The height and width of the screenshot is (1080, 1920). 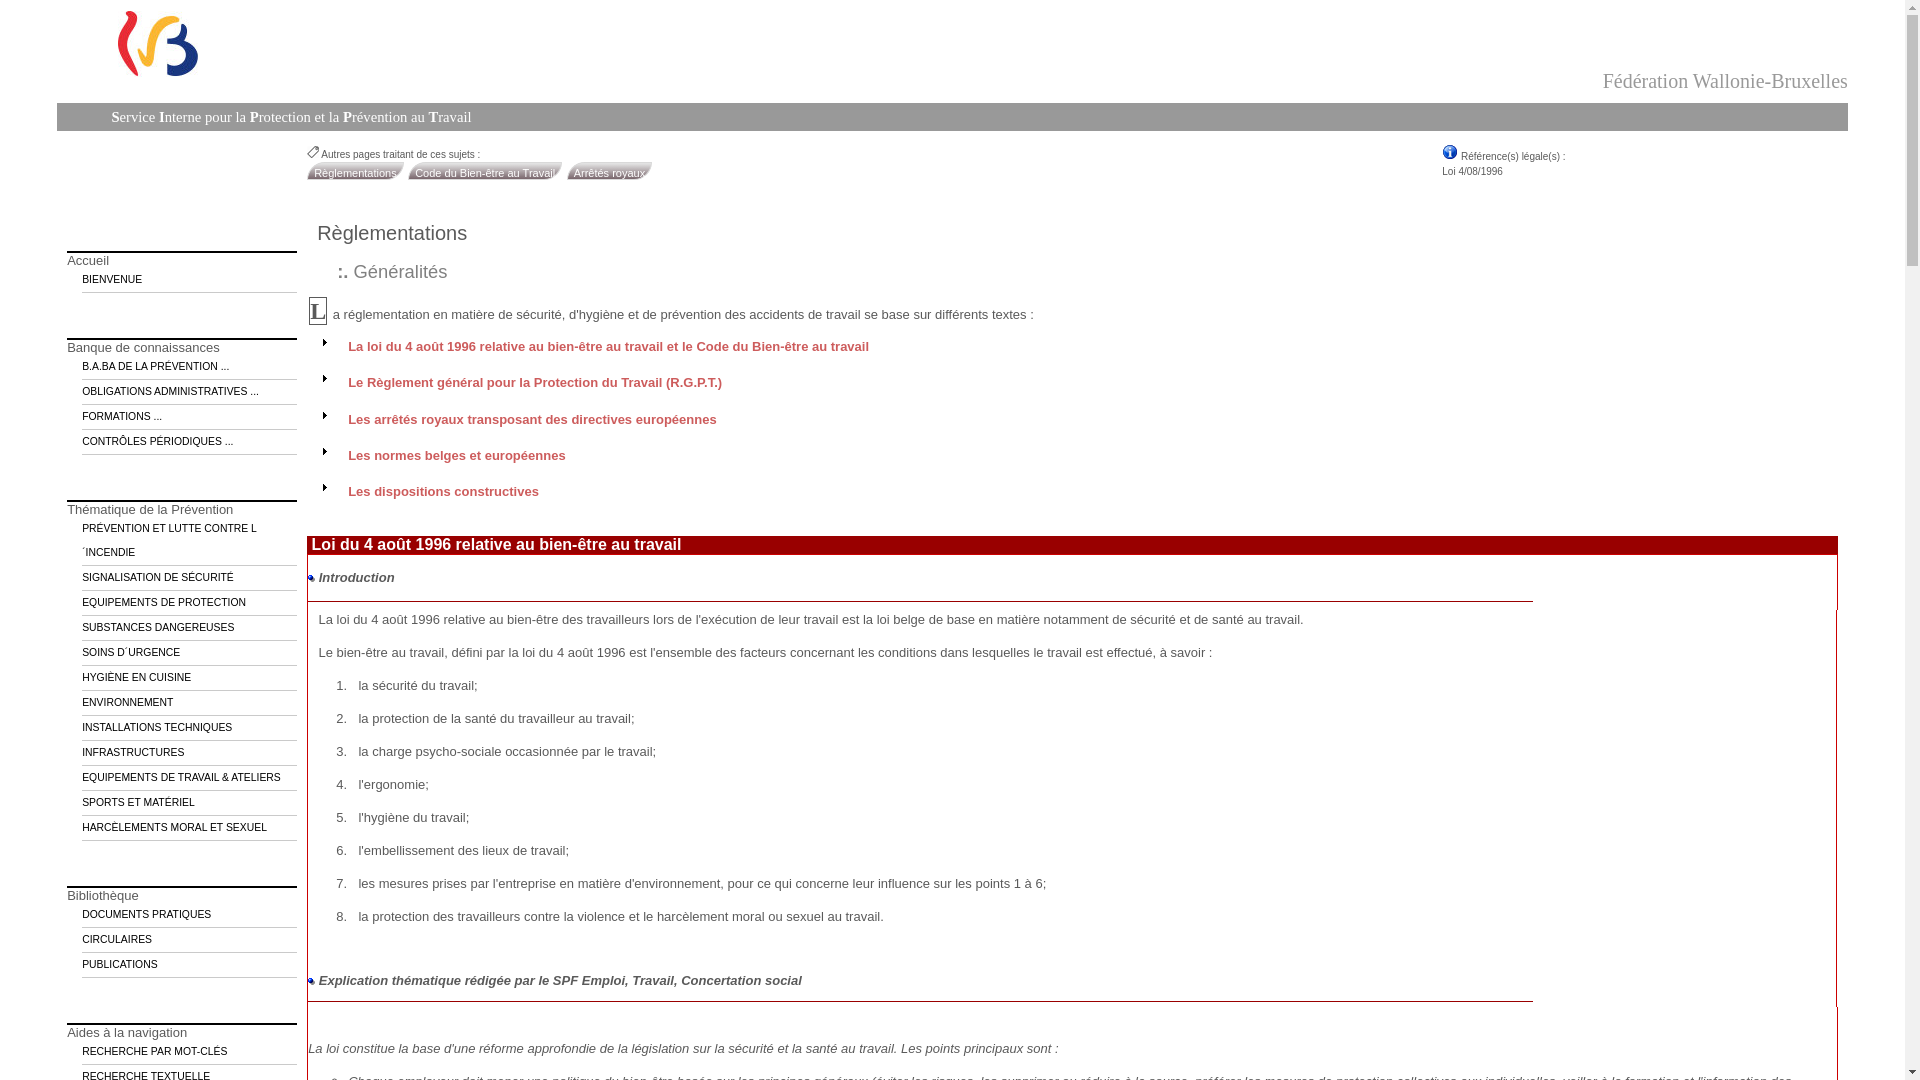 I want to click on 'FORMATIONS ...', so click(x=182, y=416).